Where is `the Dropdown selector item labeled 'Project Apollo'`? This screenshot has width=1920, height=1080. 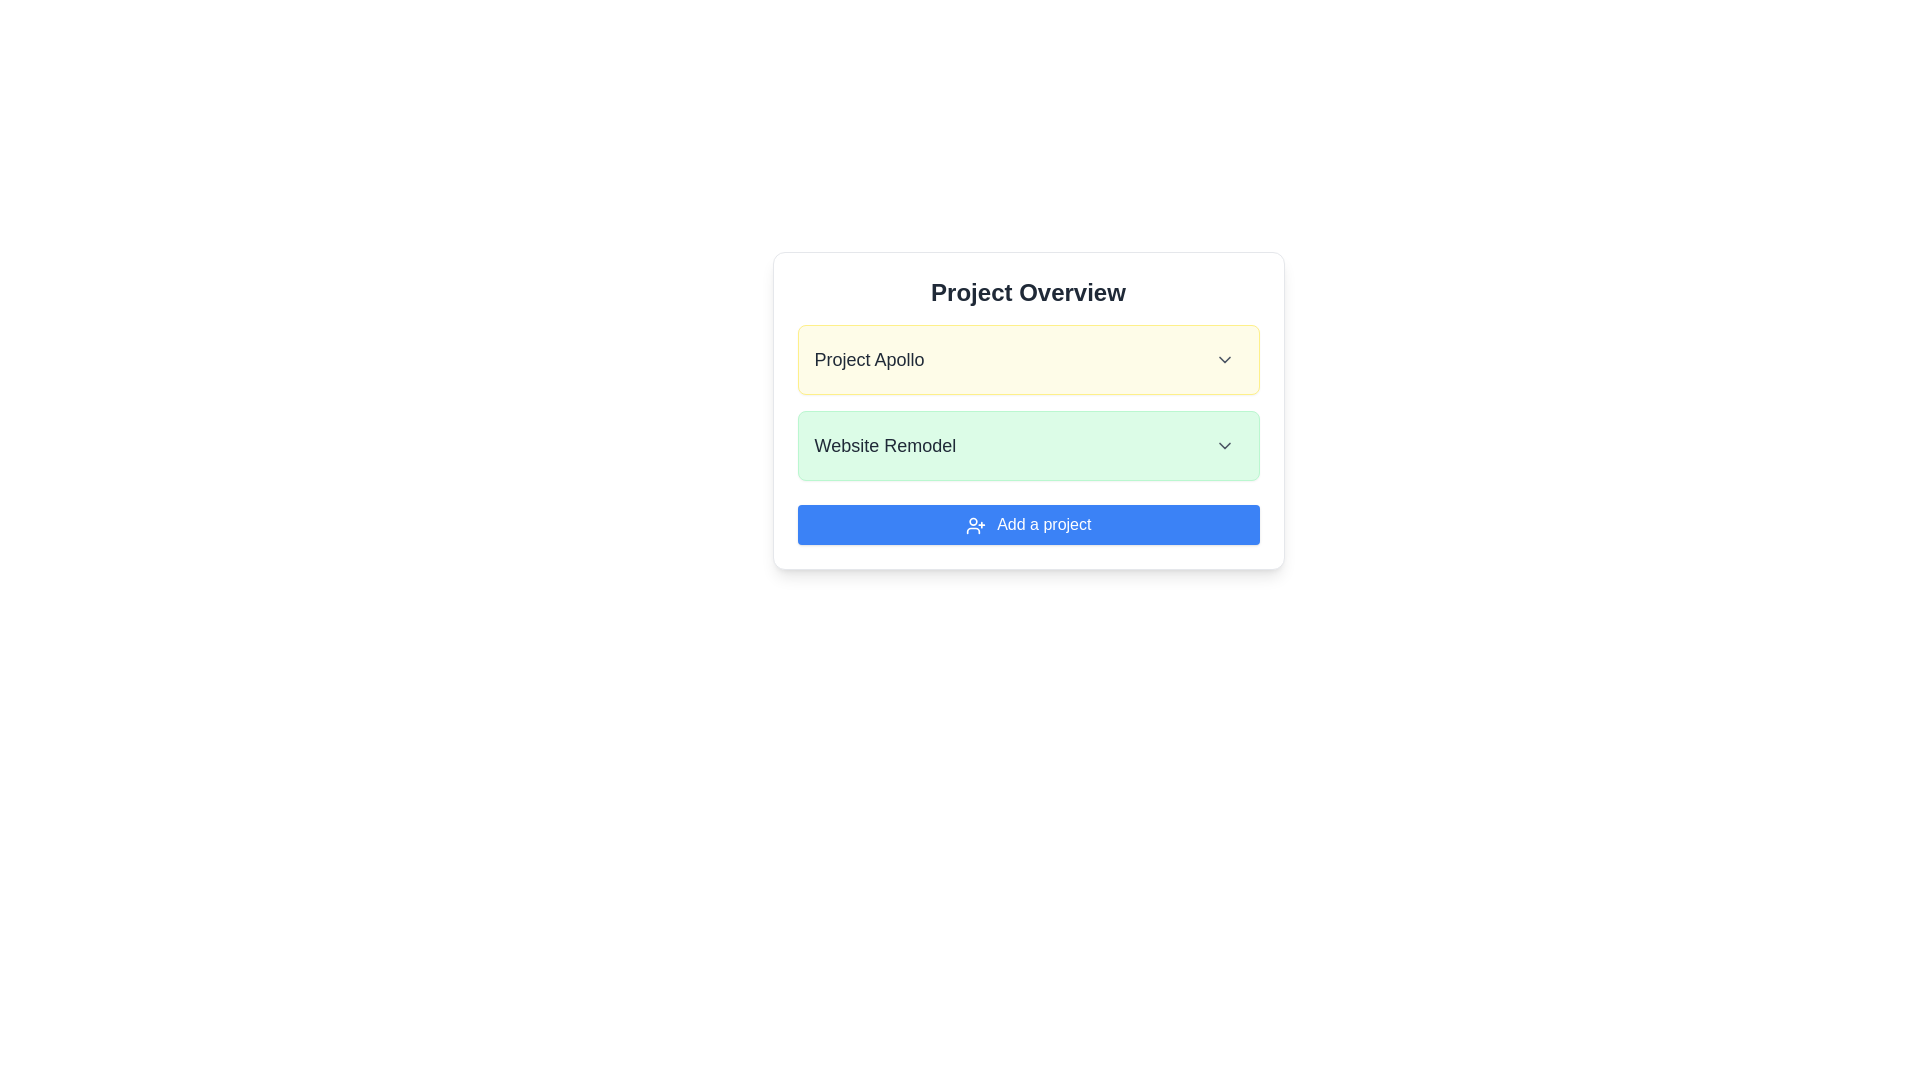 the Dropdown selector item labeled 'Project Apollo' is located at coordinates (1028, 358).